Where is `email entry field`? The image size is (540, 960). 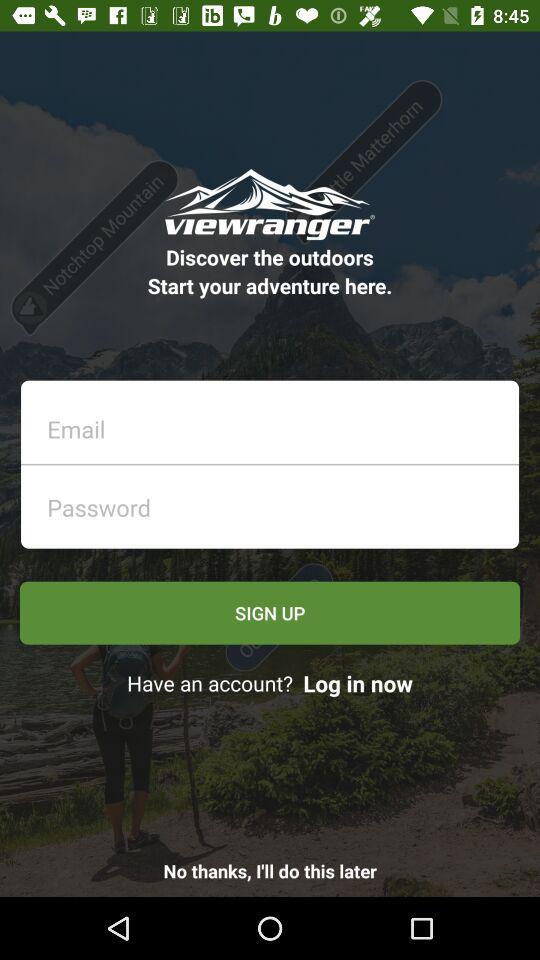
email entry field is located at coordinates (275, 423).